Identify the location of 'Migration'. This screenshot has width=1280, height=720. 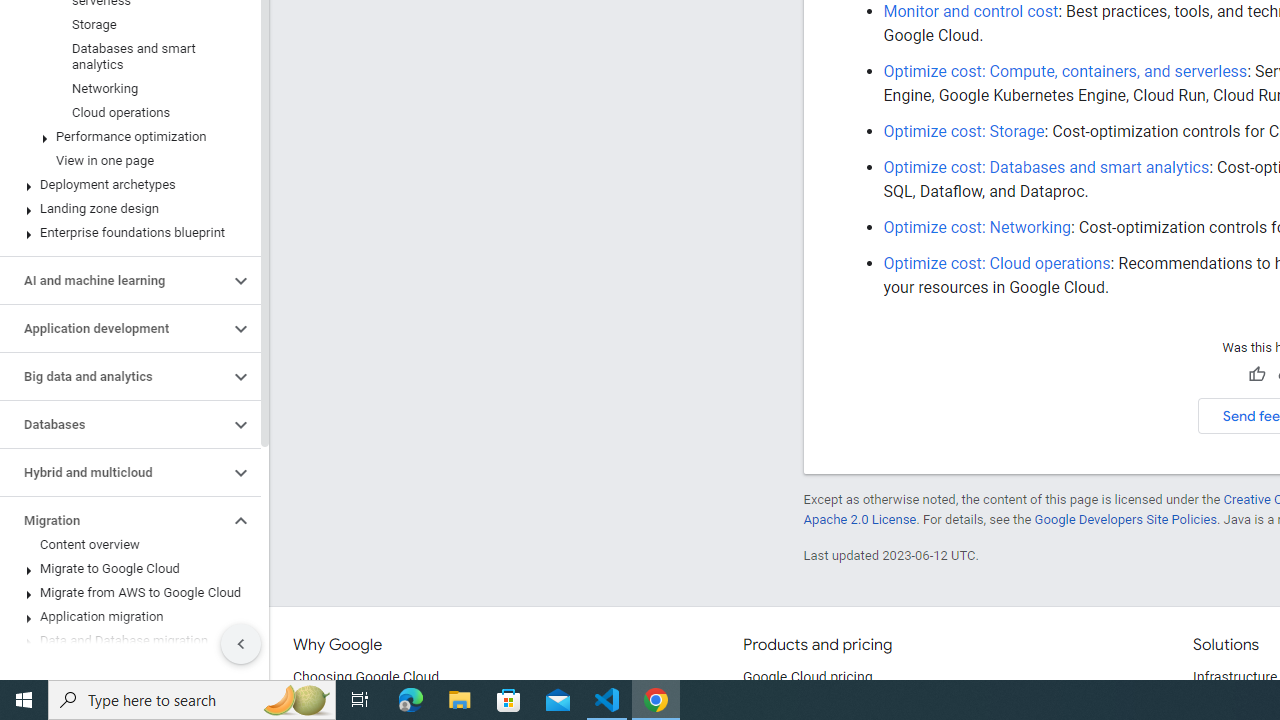
(113, 519).